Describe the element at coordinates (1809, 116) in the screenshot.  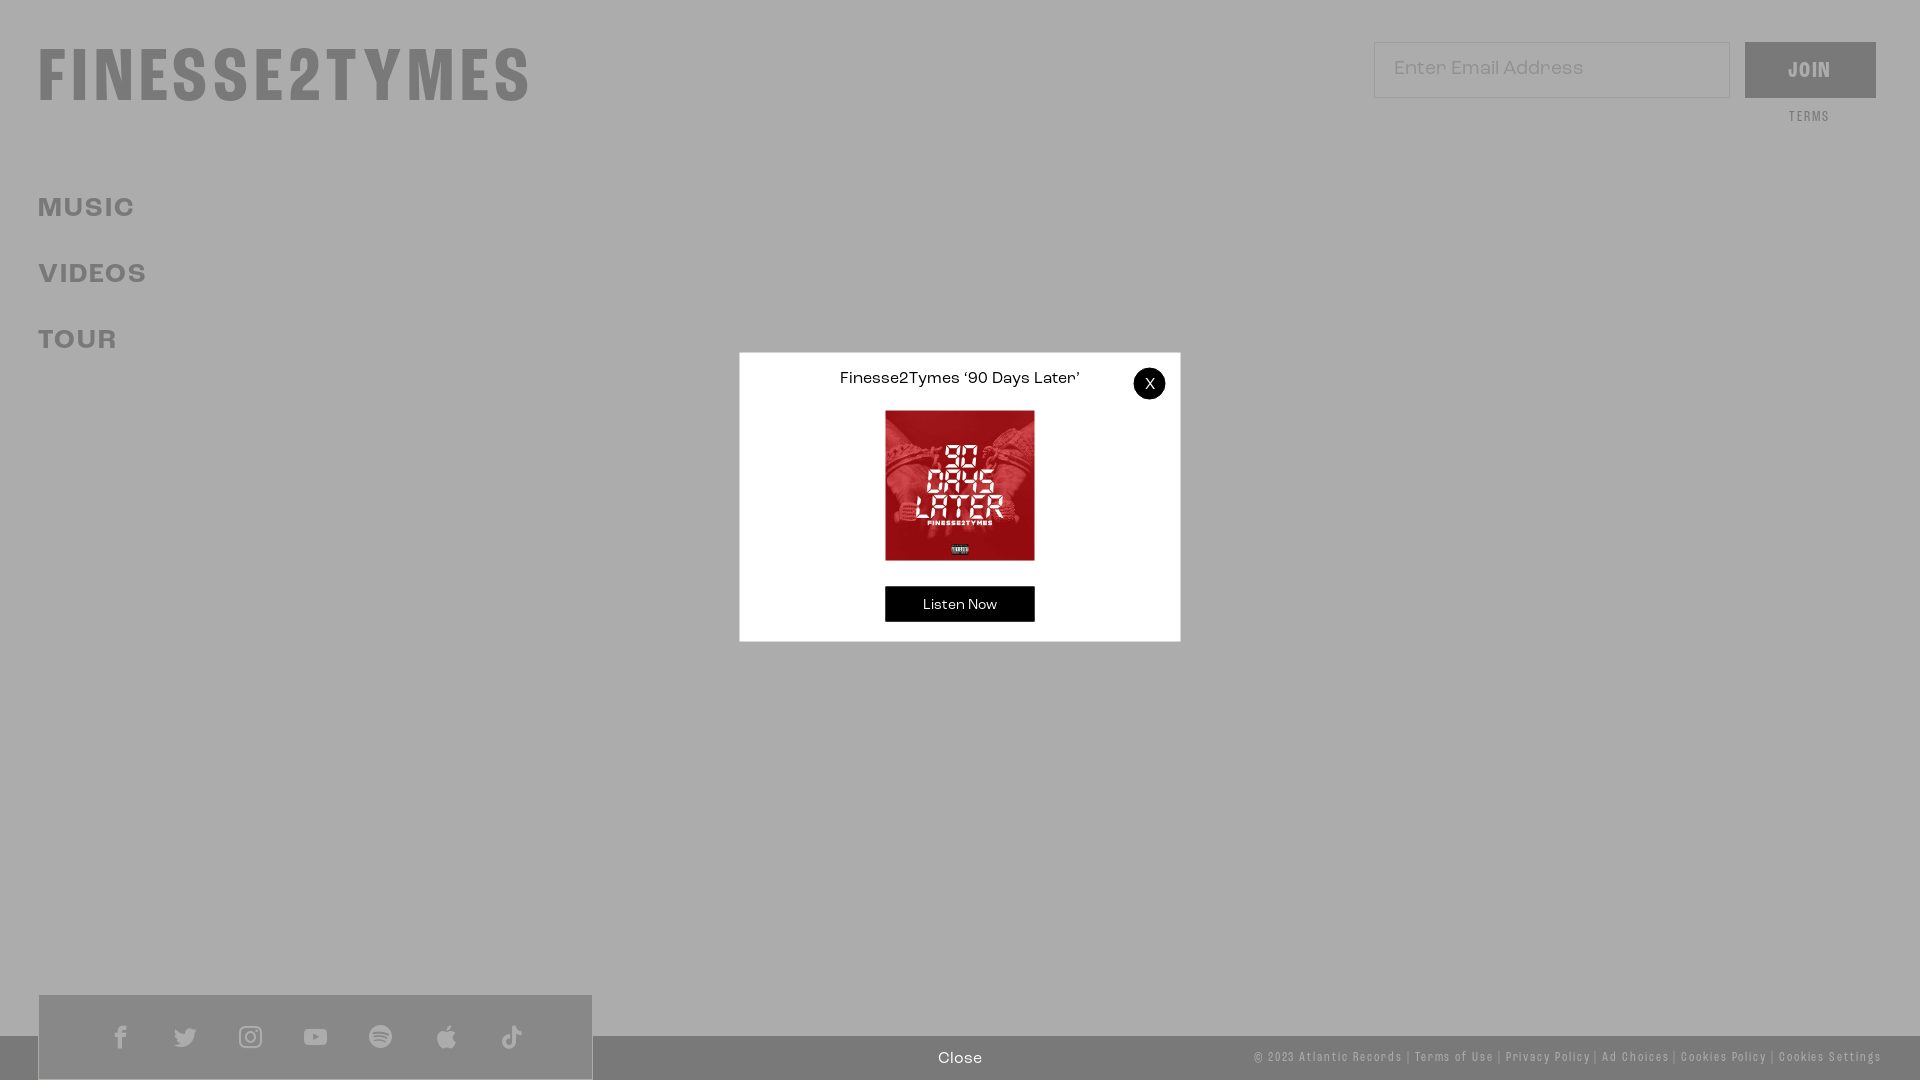
I see `'TERMS'` at that location.